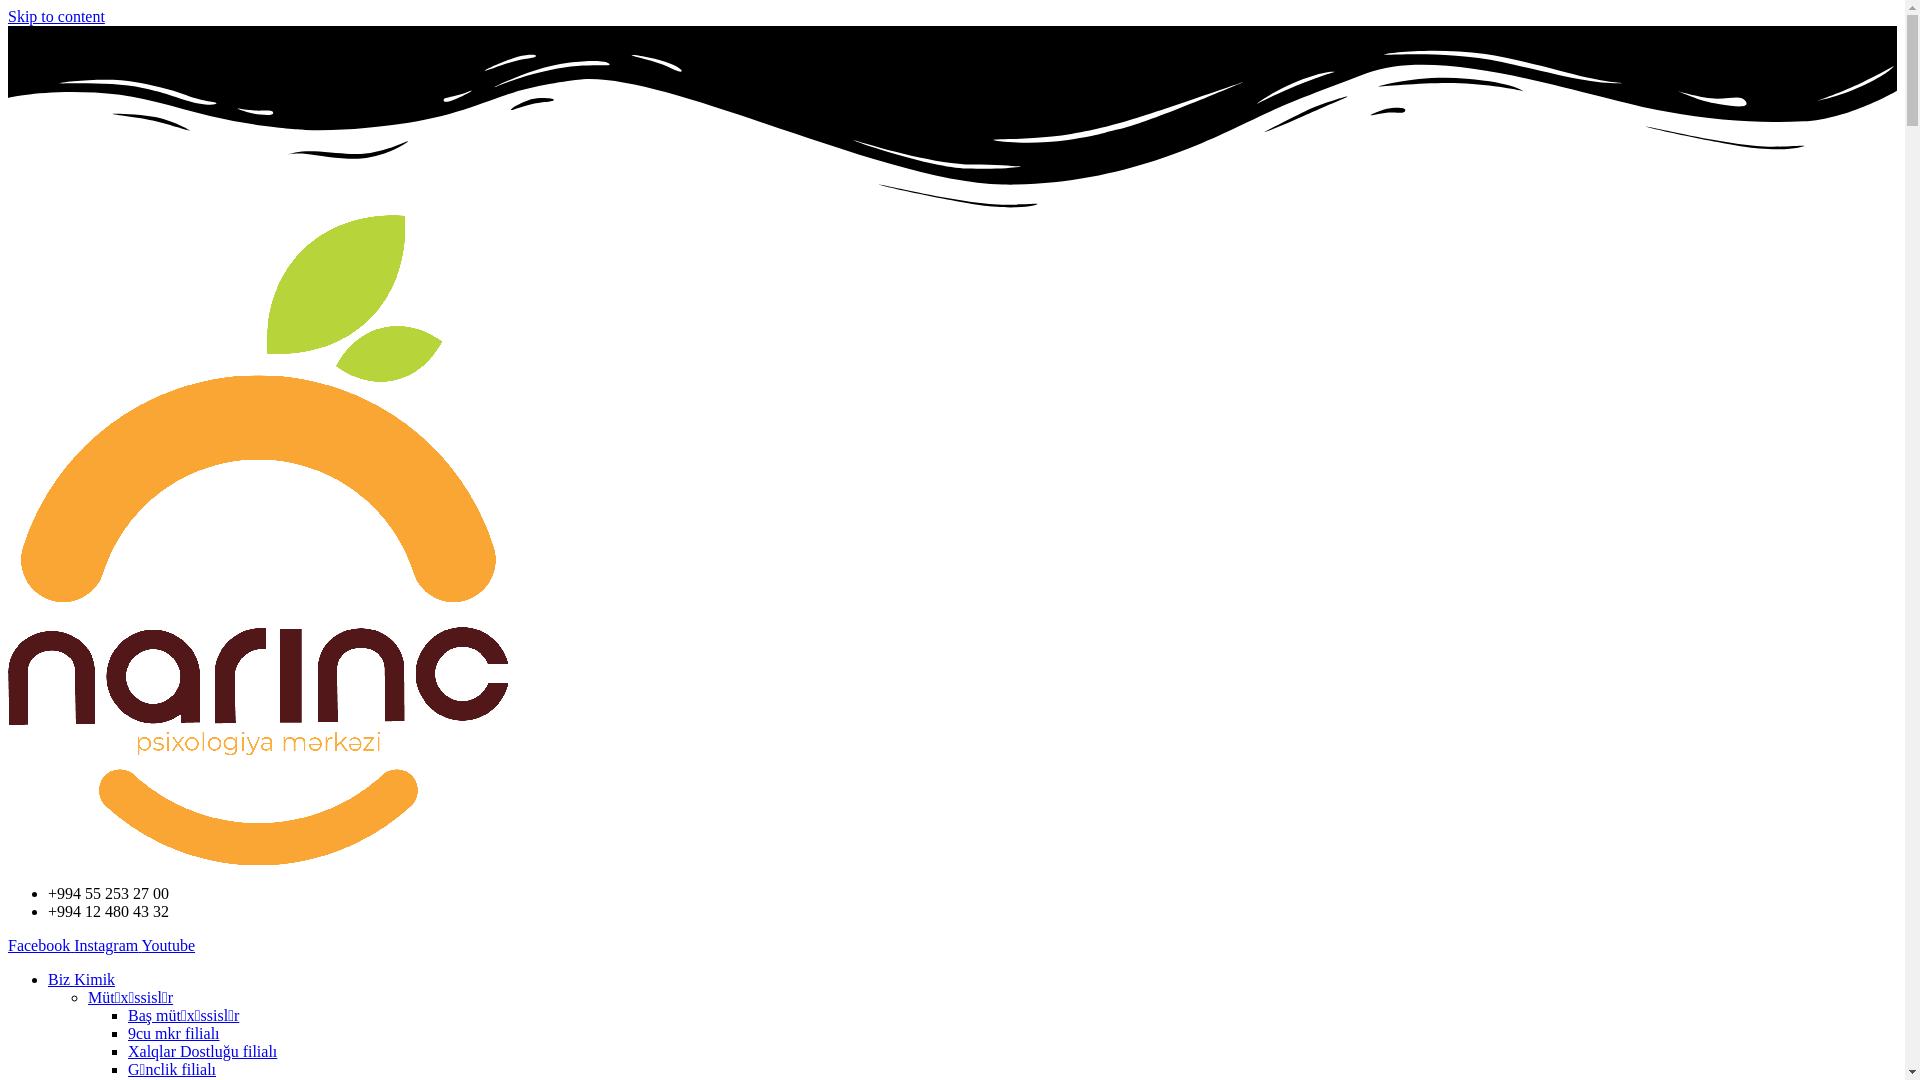  I want to click on 'Instagram', so click(106, 945).